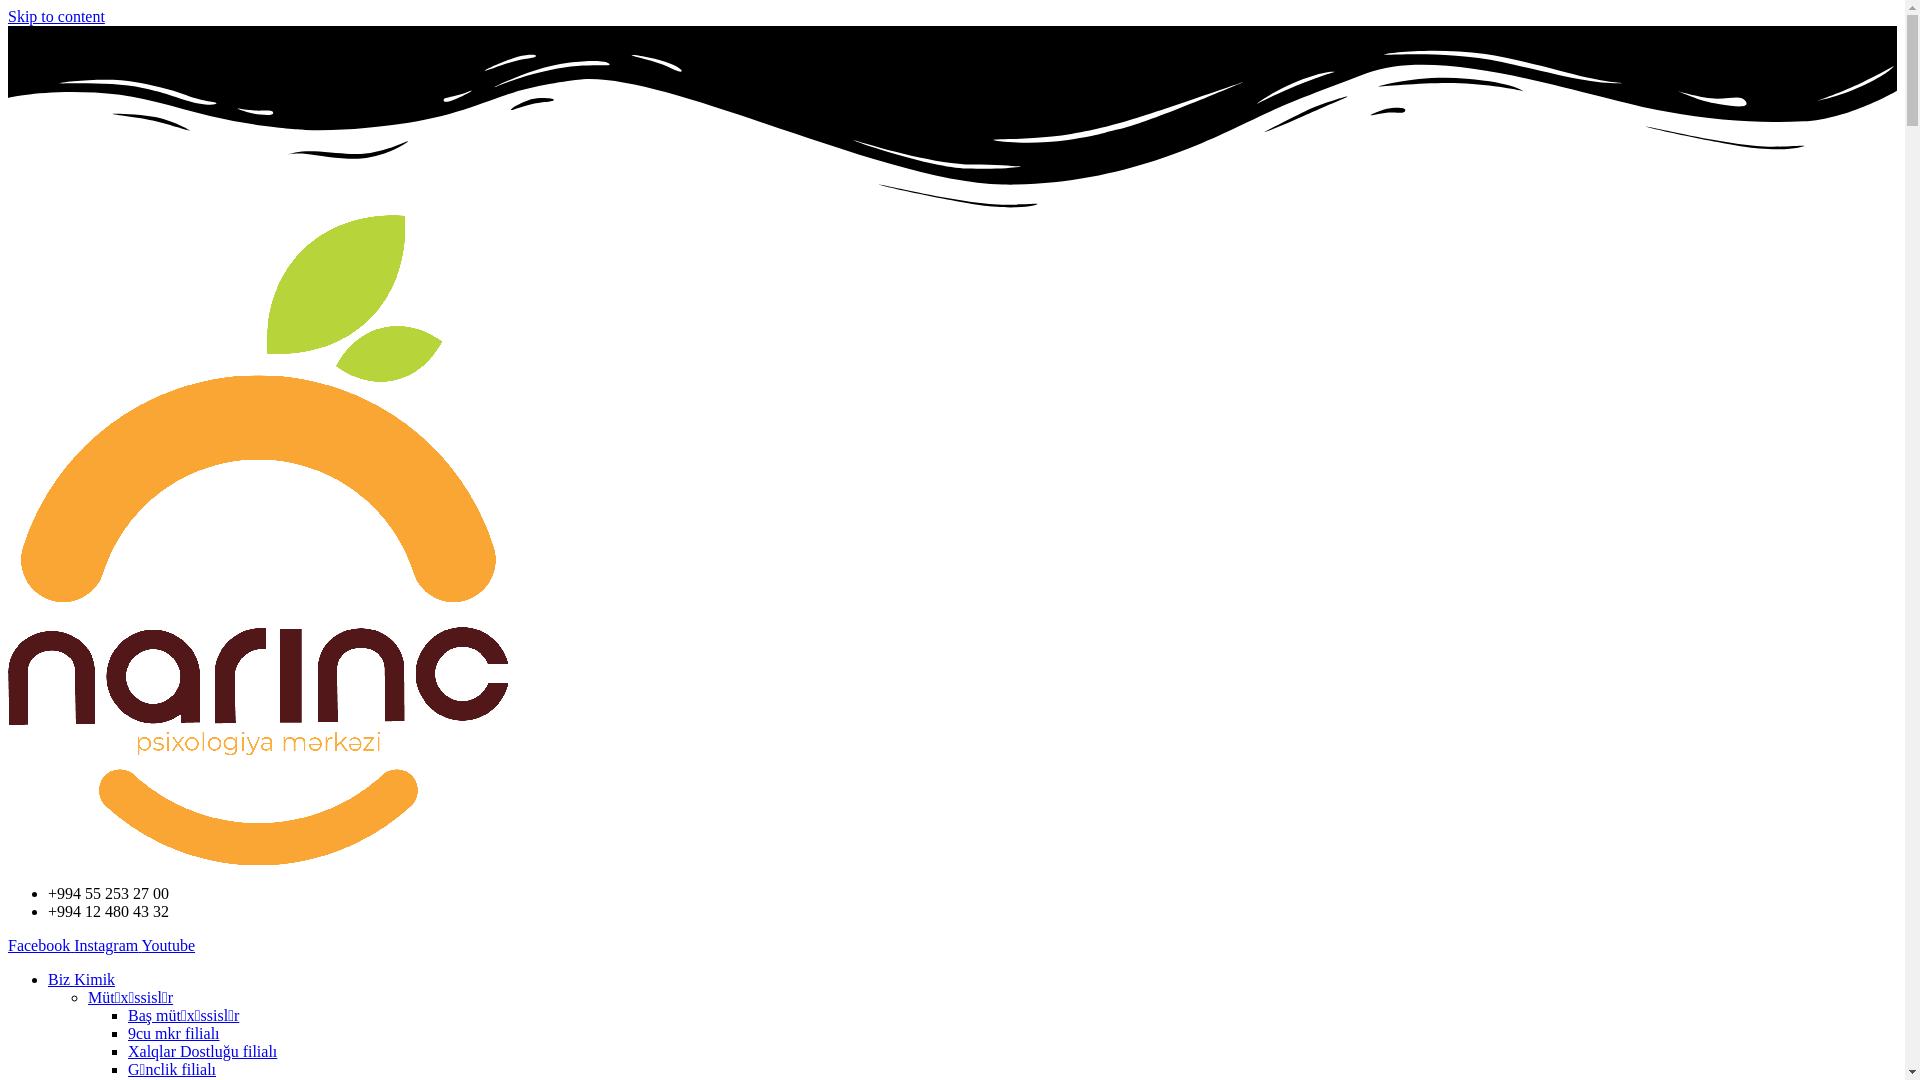  I want to click on 'Instagram', so click(106, 945).